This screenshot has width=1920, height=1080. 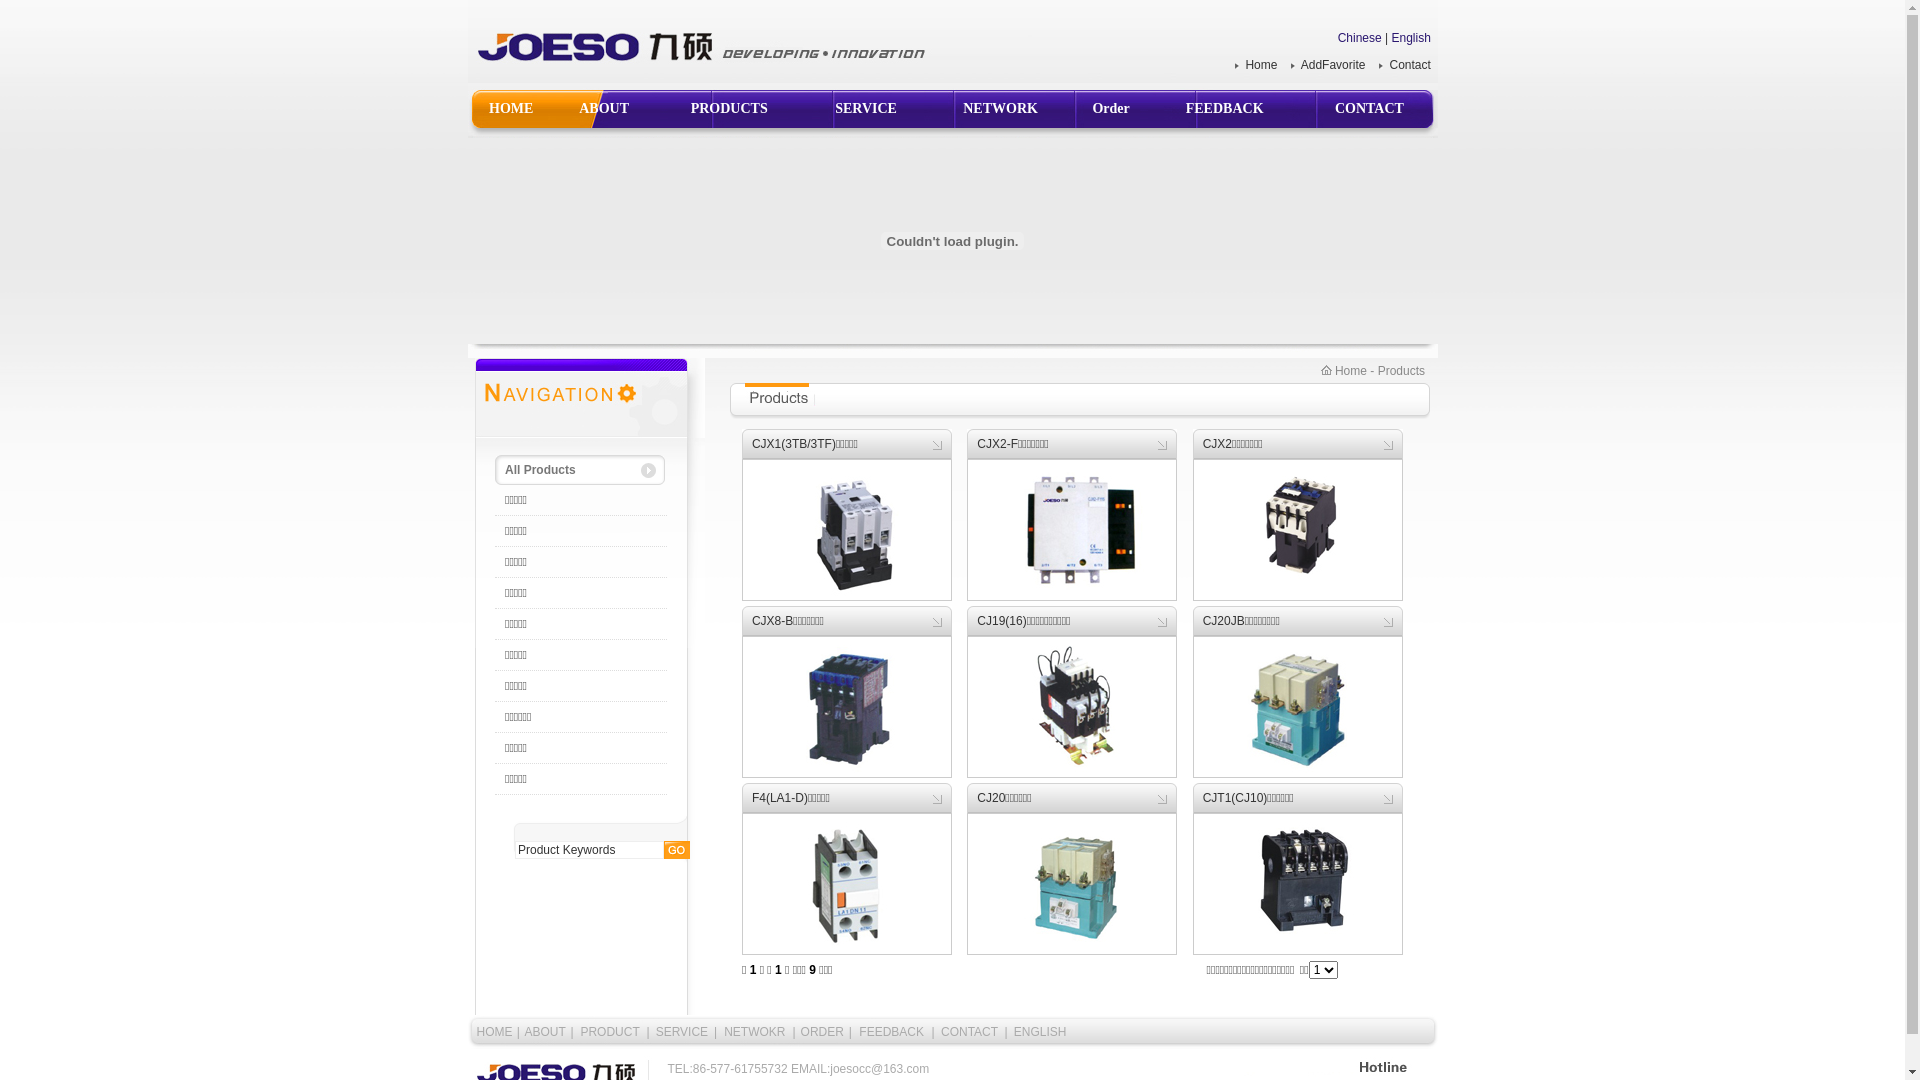 I want to click on 'Chinese', so click(x=1338, y=38).